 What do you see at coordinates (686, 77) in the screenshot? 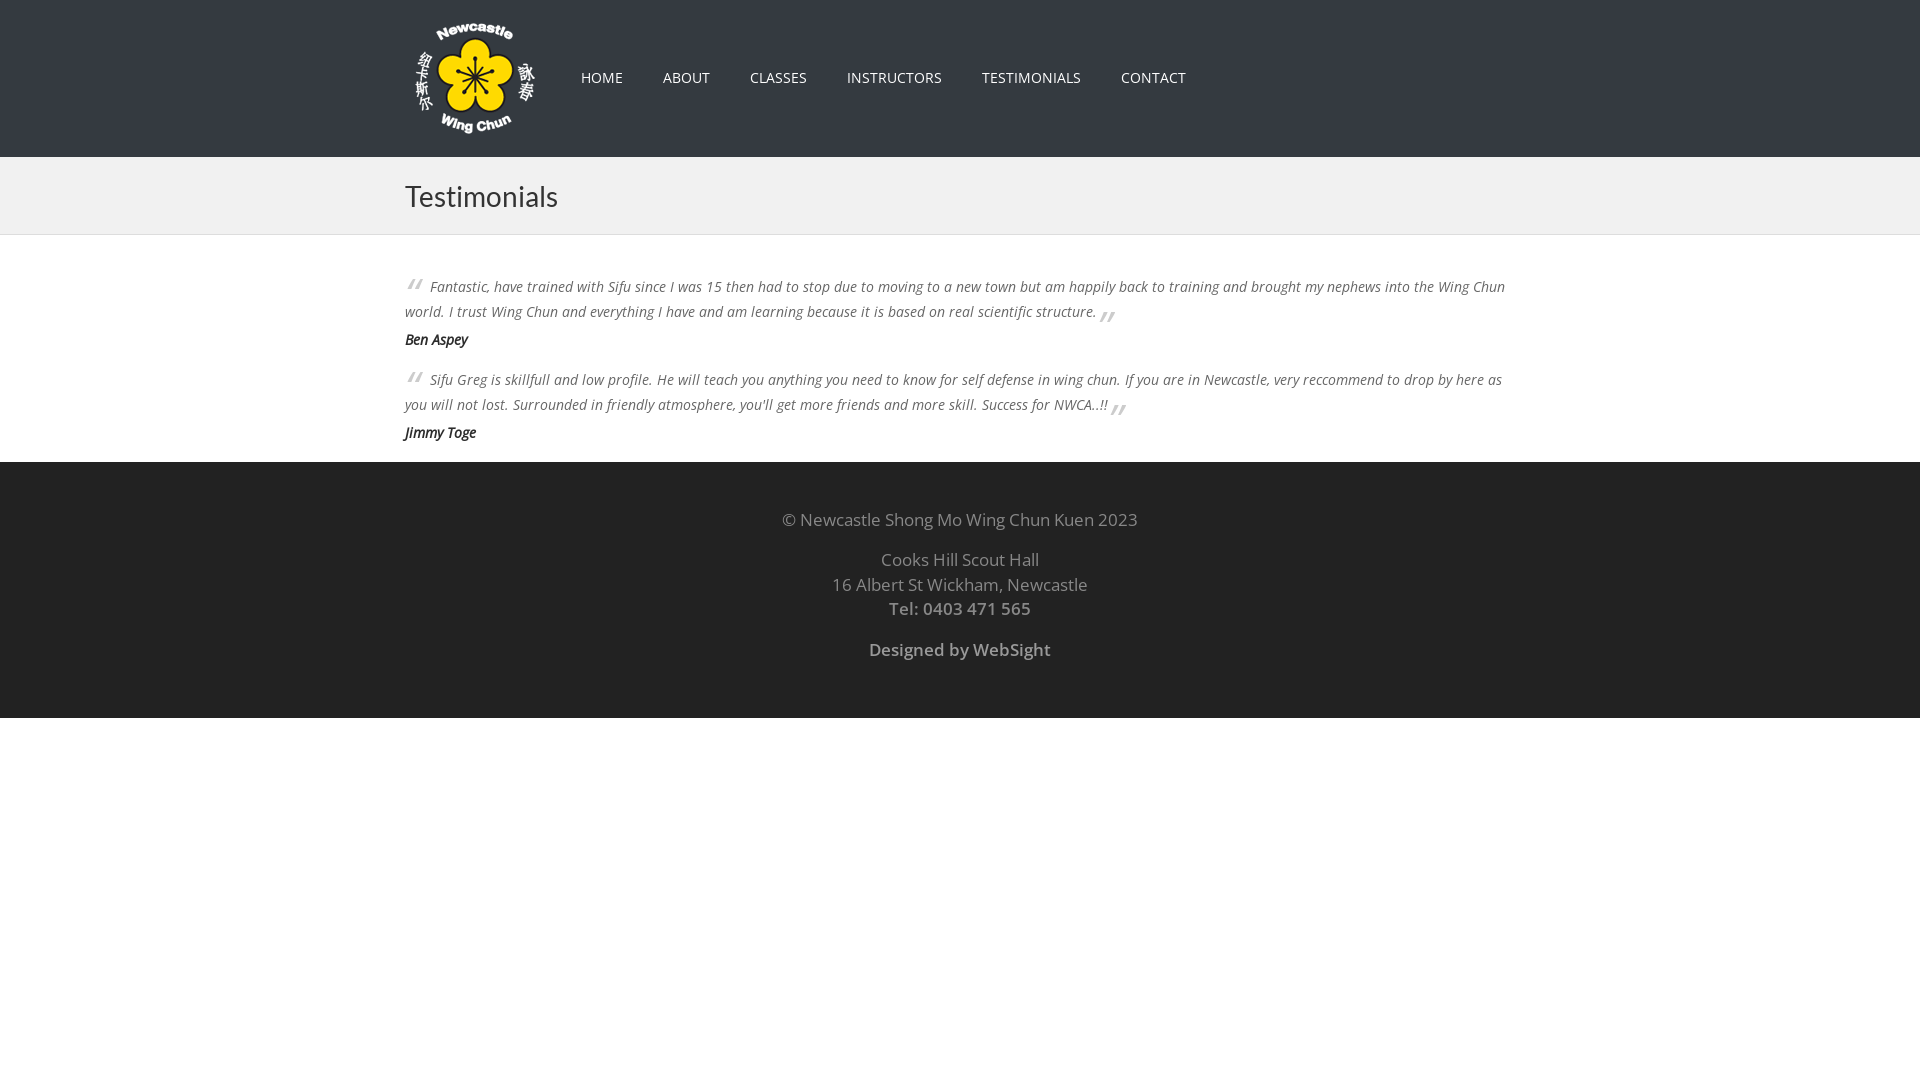
I see `'ABOUT'` at bounding box center [686, 77].